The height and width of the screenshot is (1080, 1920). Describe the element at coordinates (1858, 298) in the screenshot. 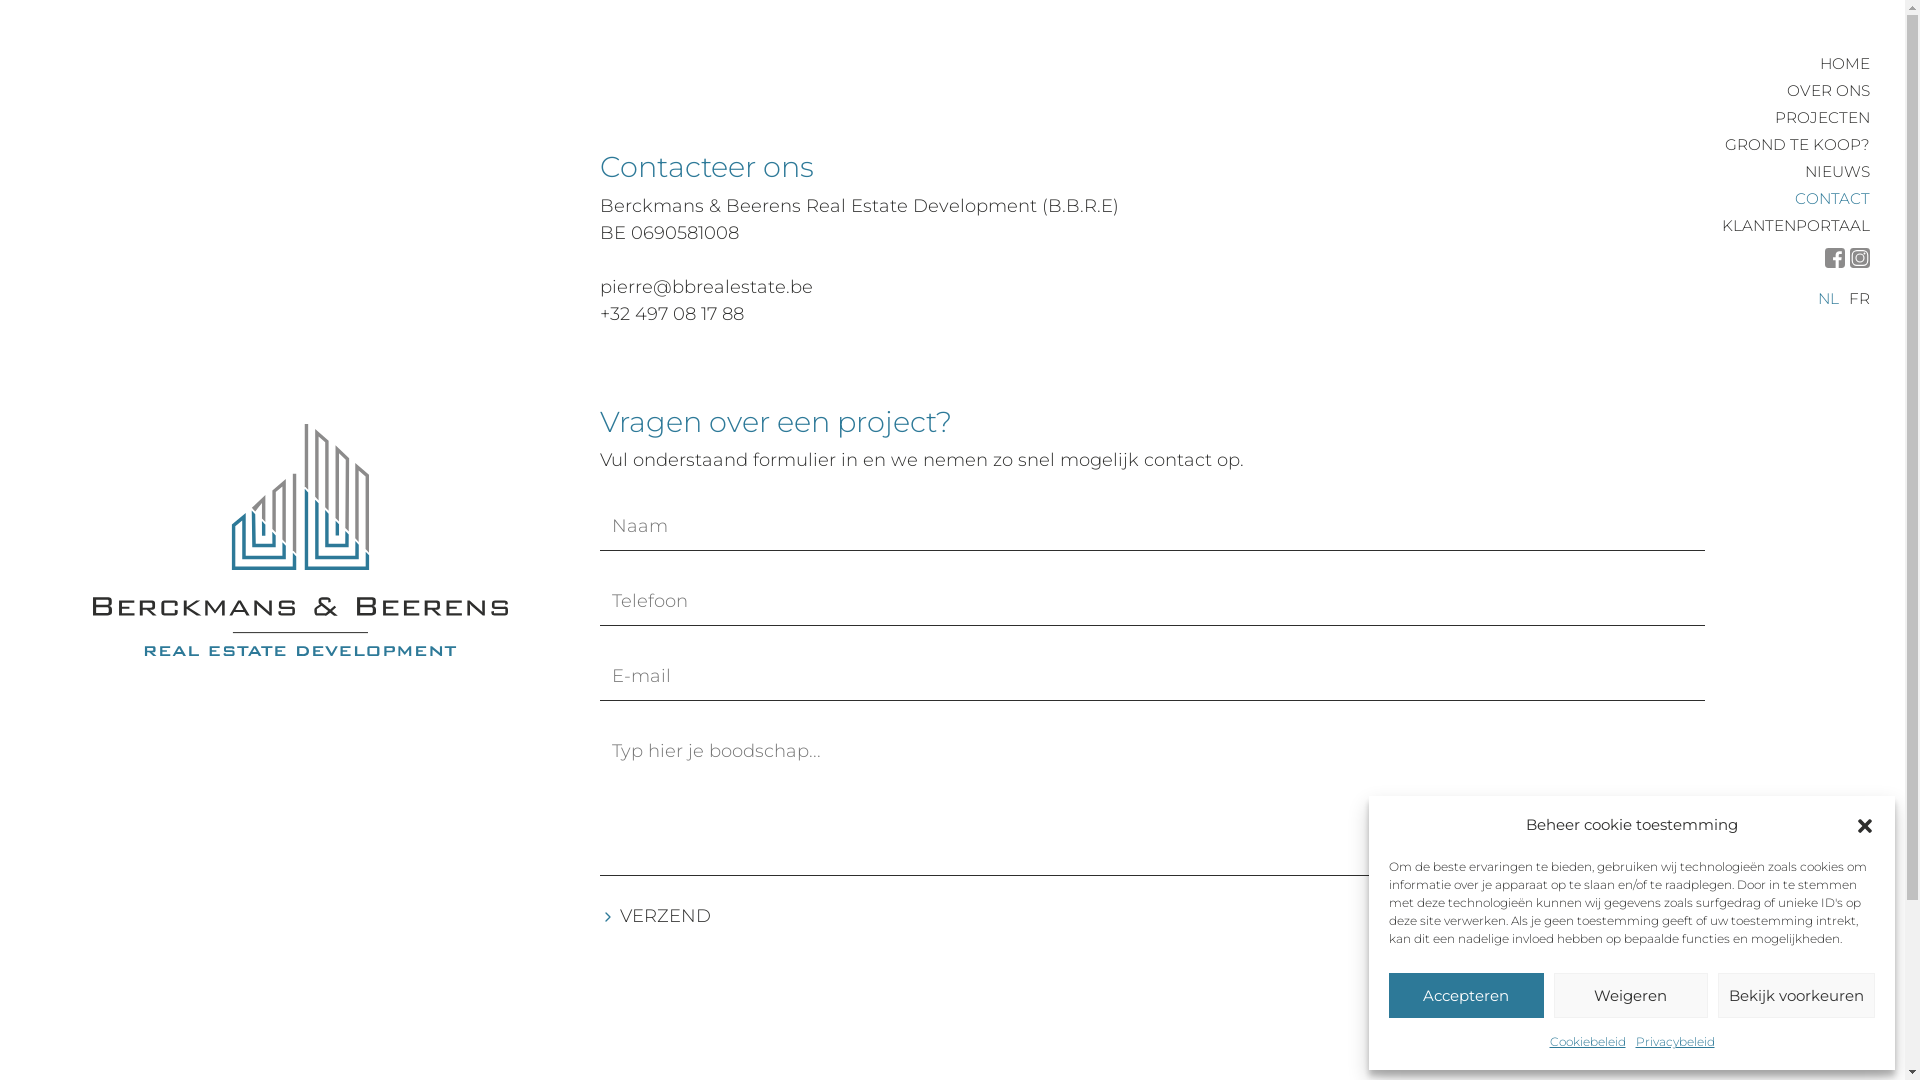

I see `'FR'` at that location.